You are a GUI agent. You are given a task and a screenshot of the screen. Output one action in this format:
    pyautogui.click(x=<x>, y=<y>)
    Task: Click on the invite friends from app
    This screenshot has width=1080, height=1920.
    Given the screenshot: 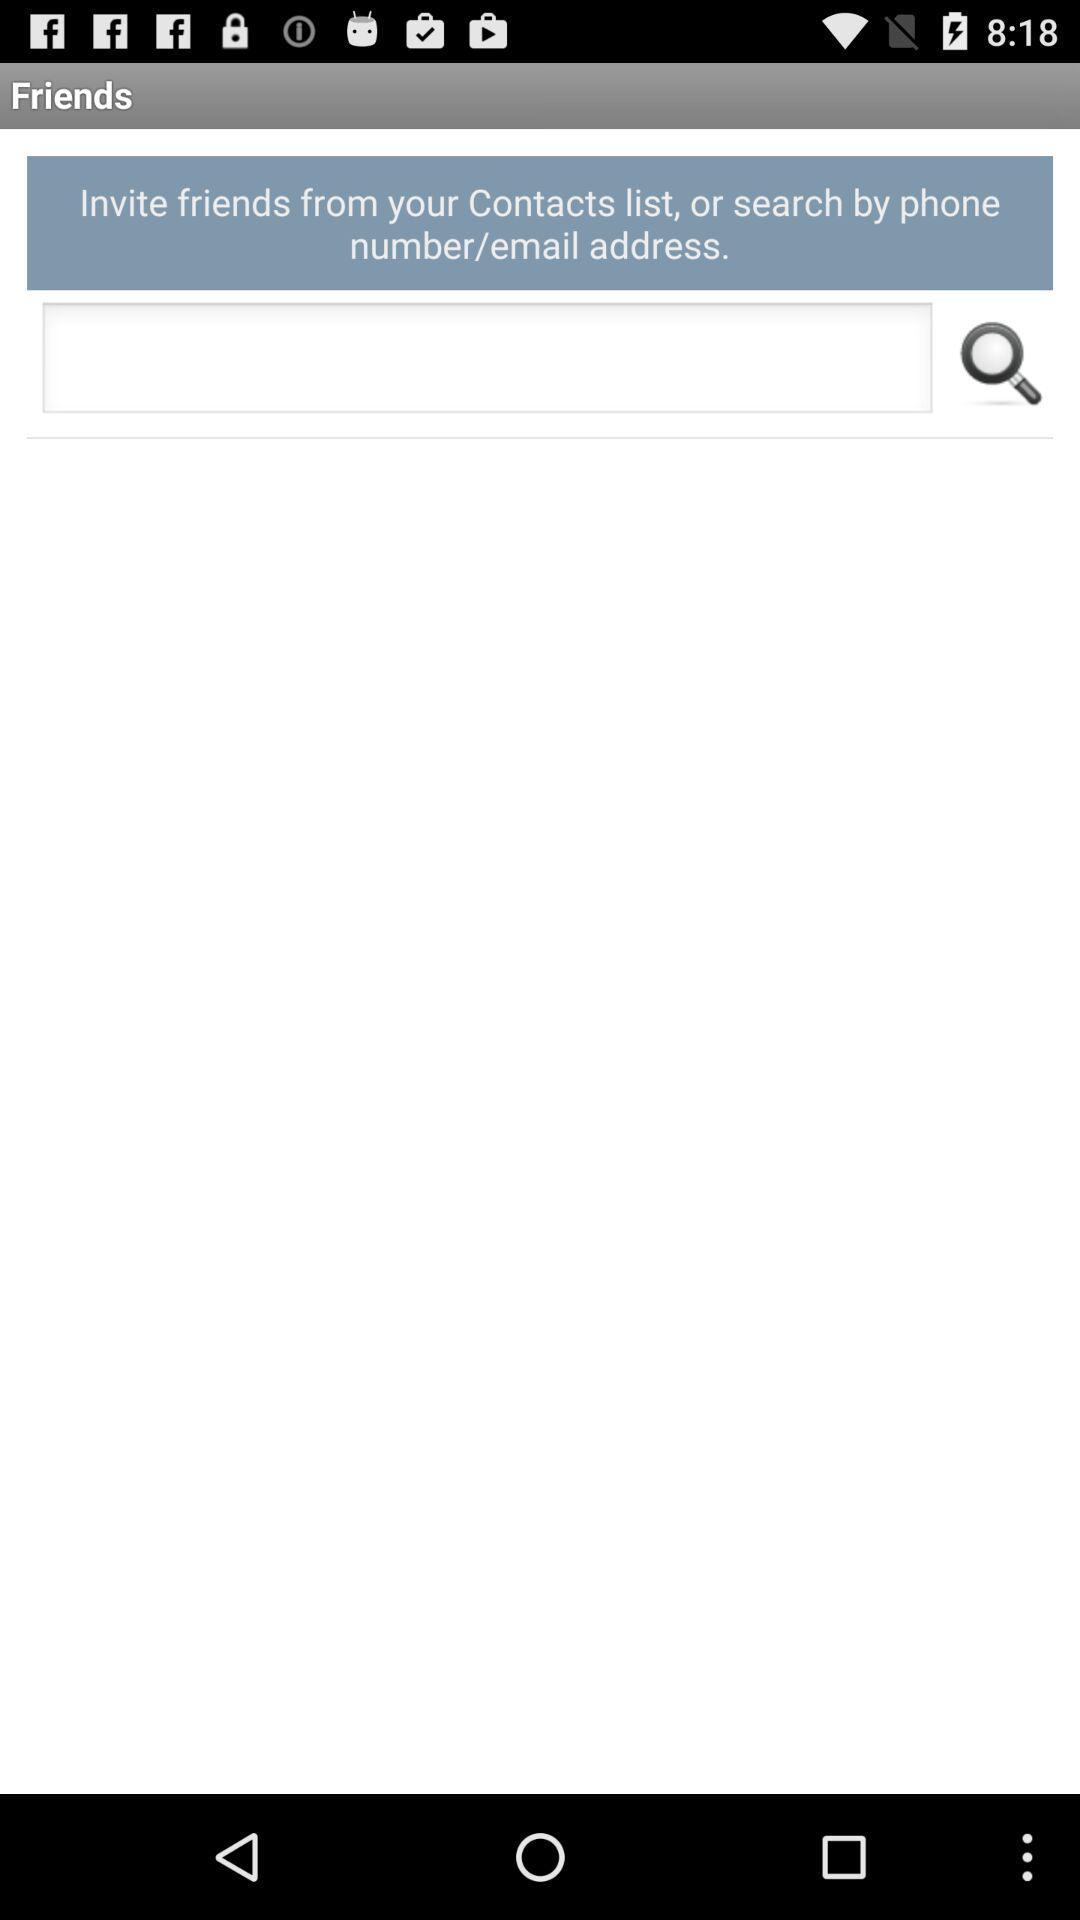 What is the action you would take?
    pyautogui.click(x=540, y=223)
    